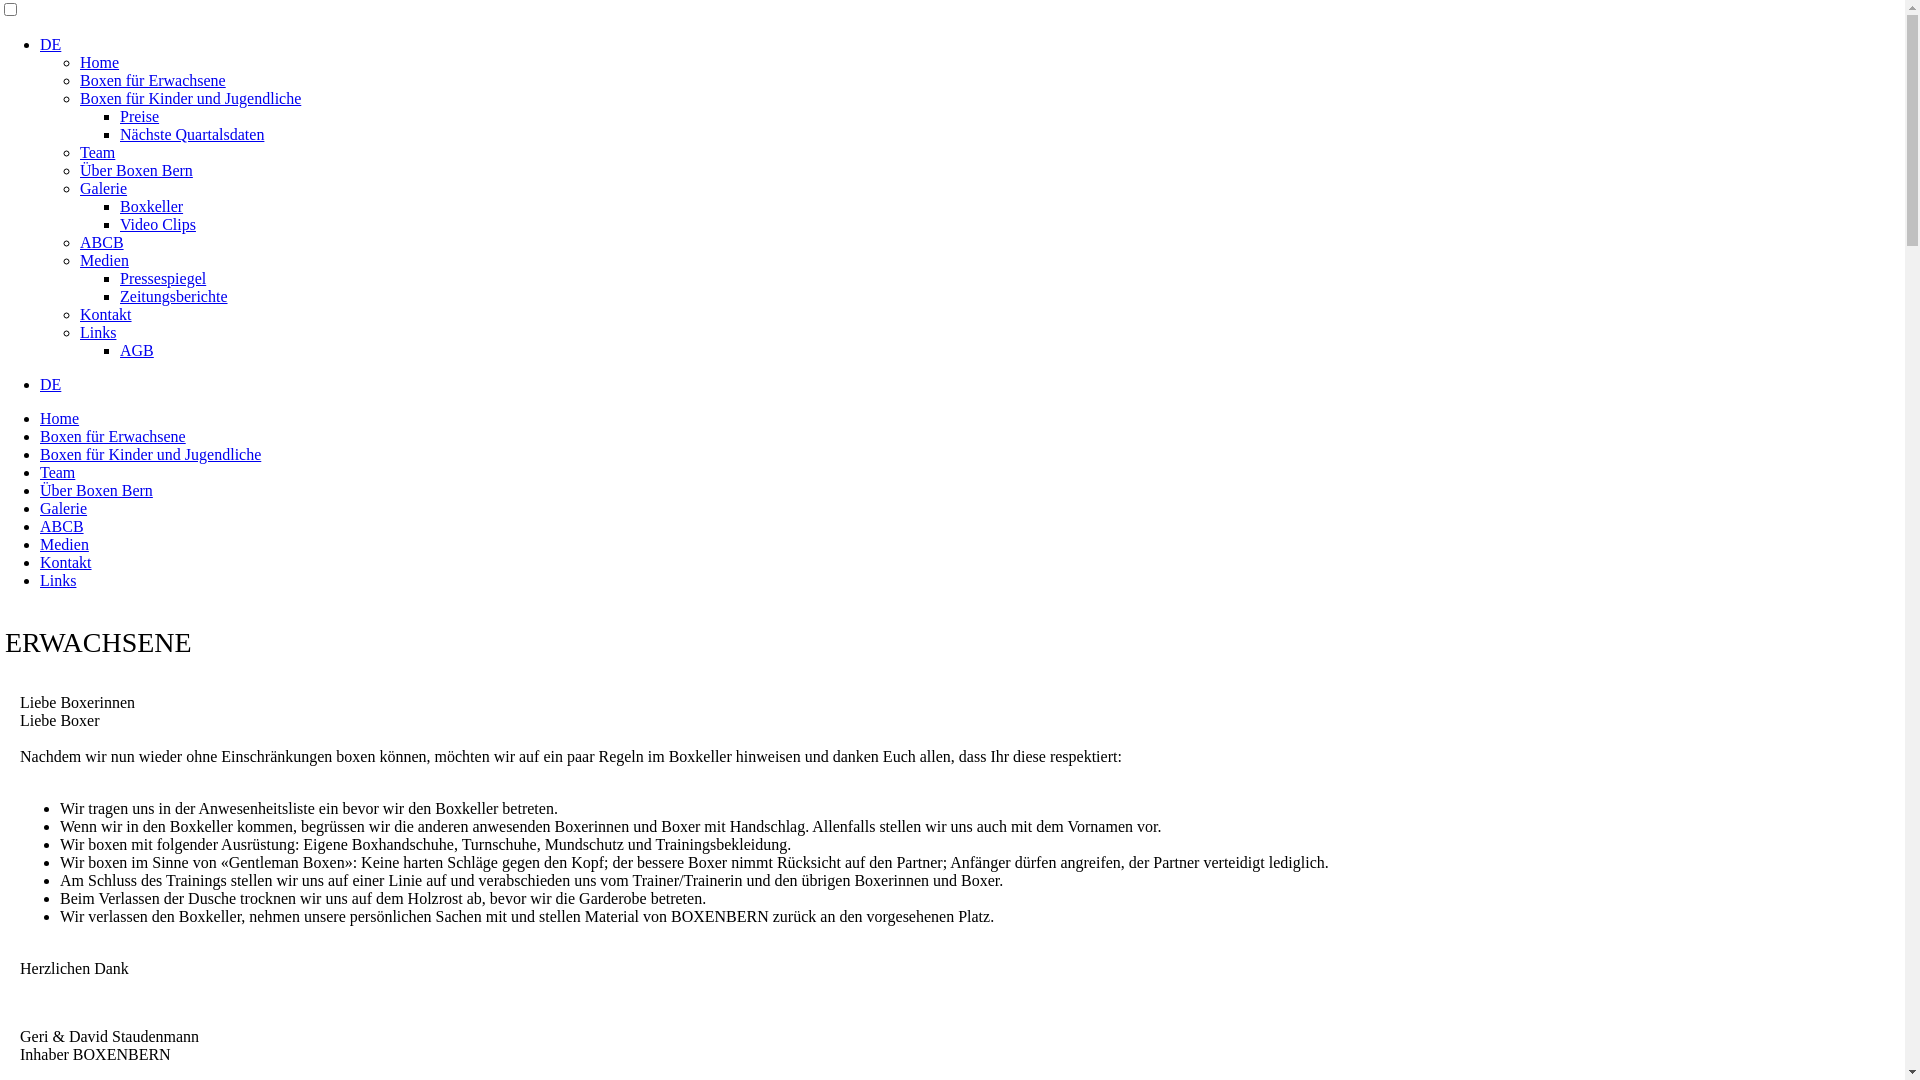 This screenshot has width=1920, height=1080. Describe the element at coordinates (103, 259) in the screenshot. I see `'Medien'` at that location.